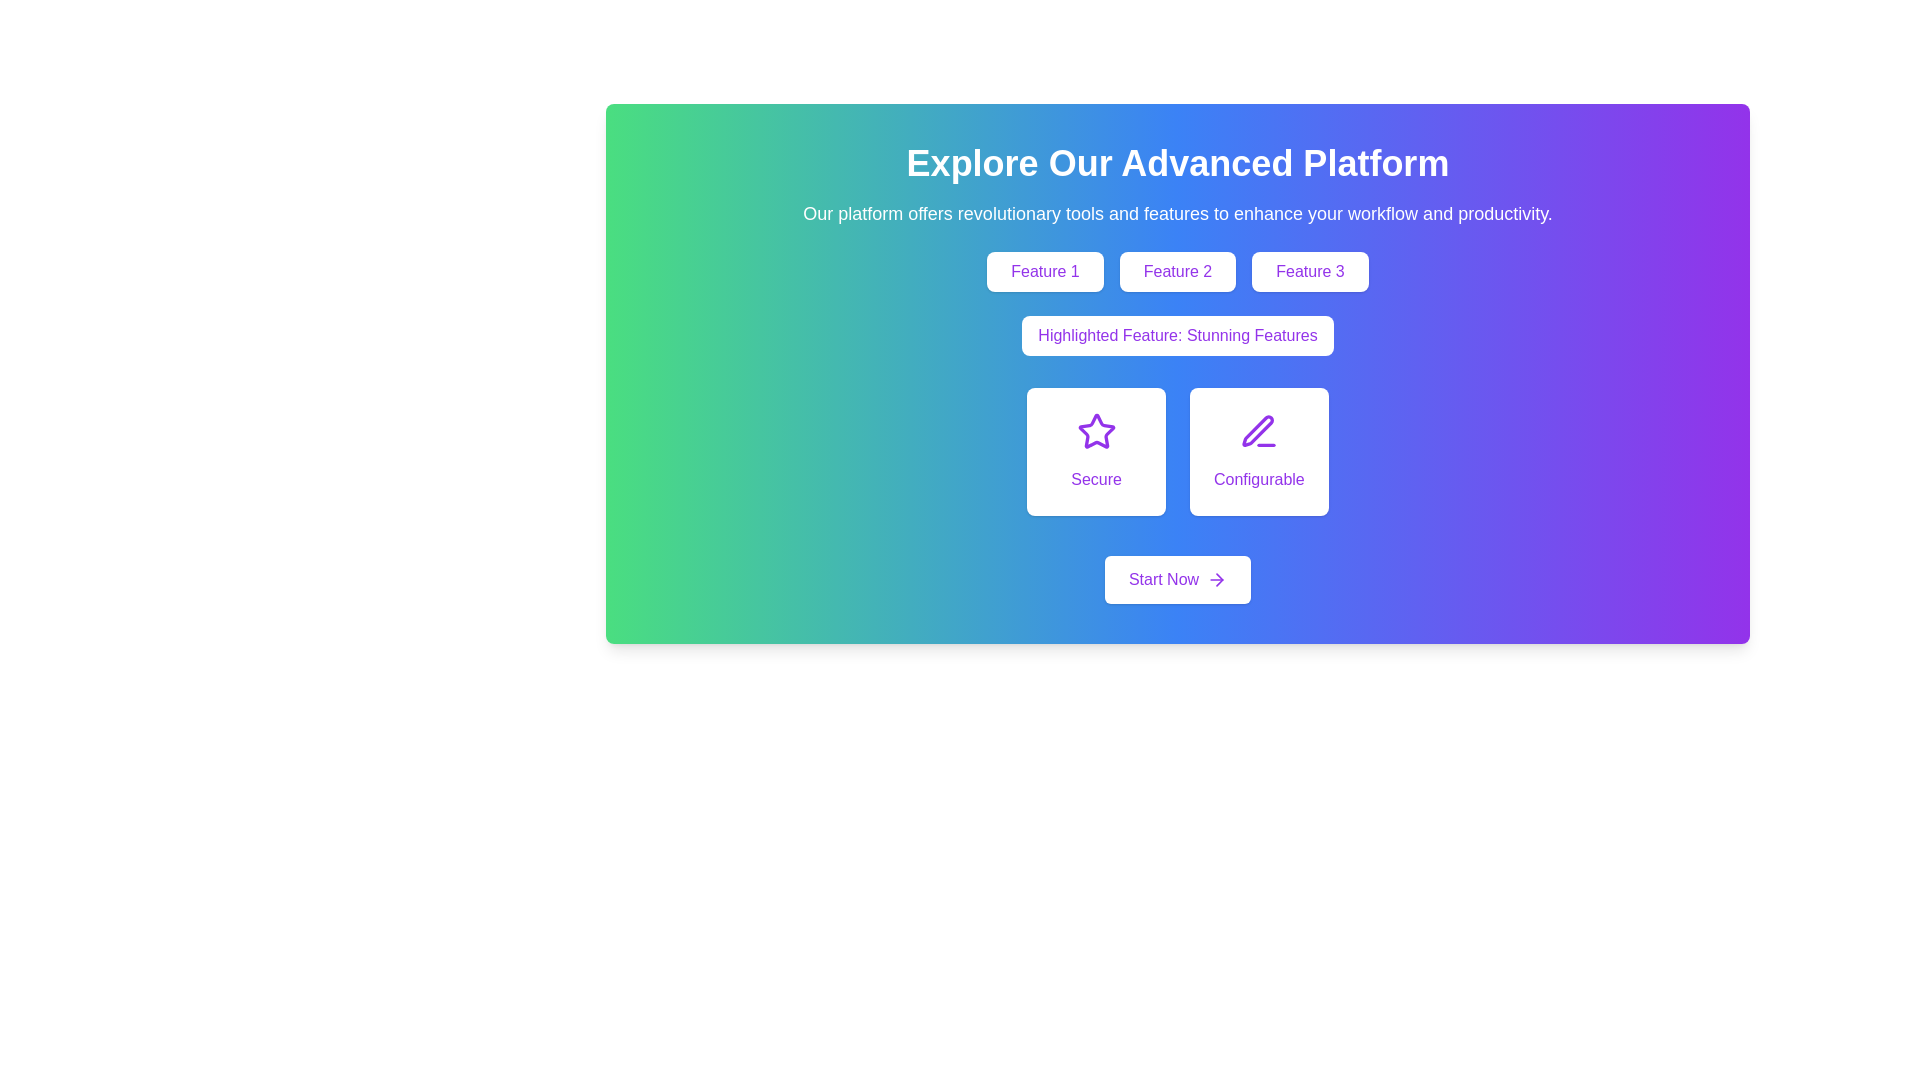 The height and width of the screenshot is (1080, 1920). Describe the element at coordinates (1257, 431) in the screenshot. I see `the SVG-based pen icon with a purple stroke, located in the second white box from the left under the 'Highlighted Feature: Stunning Features' section` at that location.